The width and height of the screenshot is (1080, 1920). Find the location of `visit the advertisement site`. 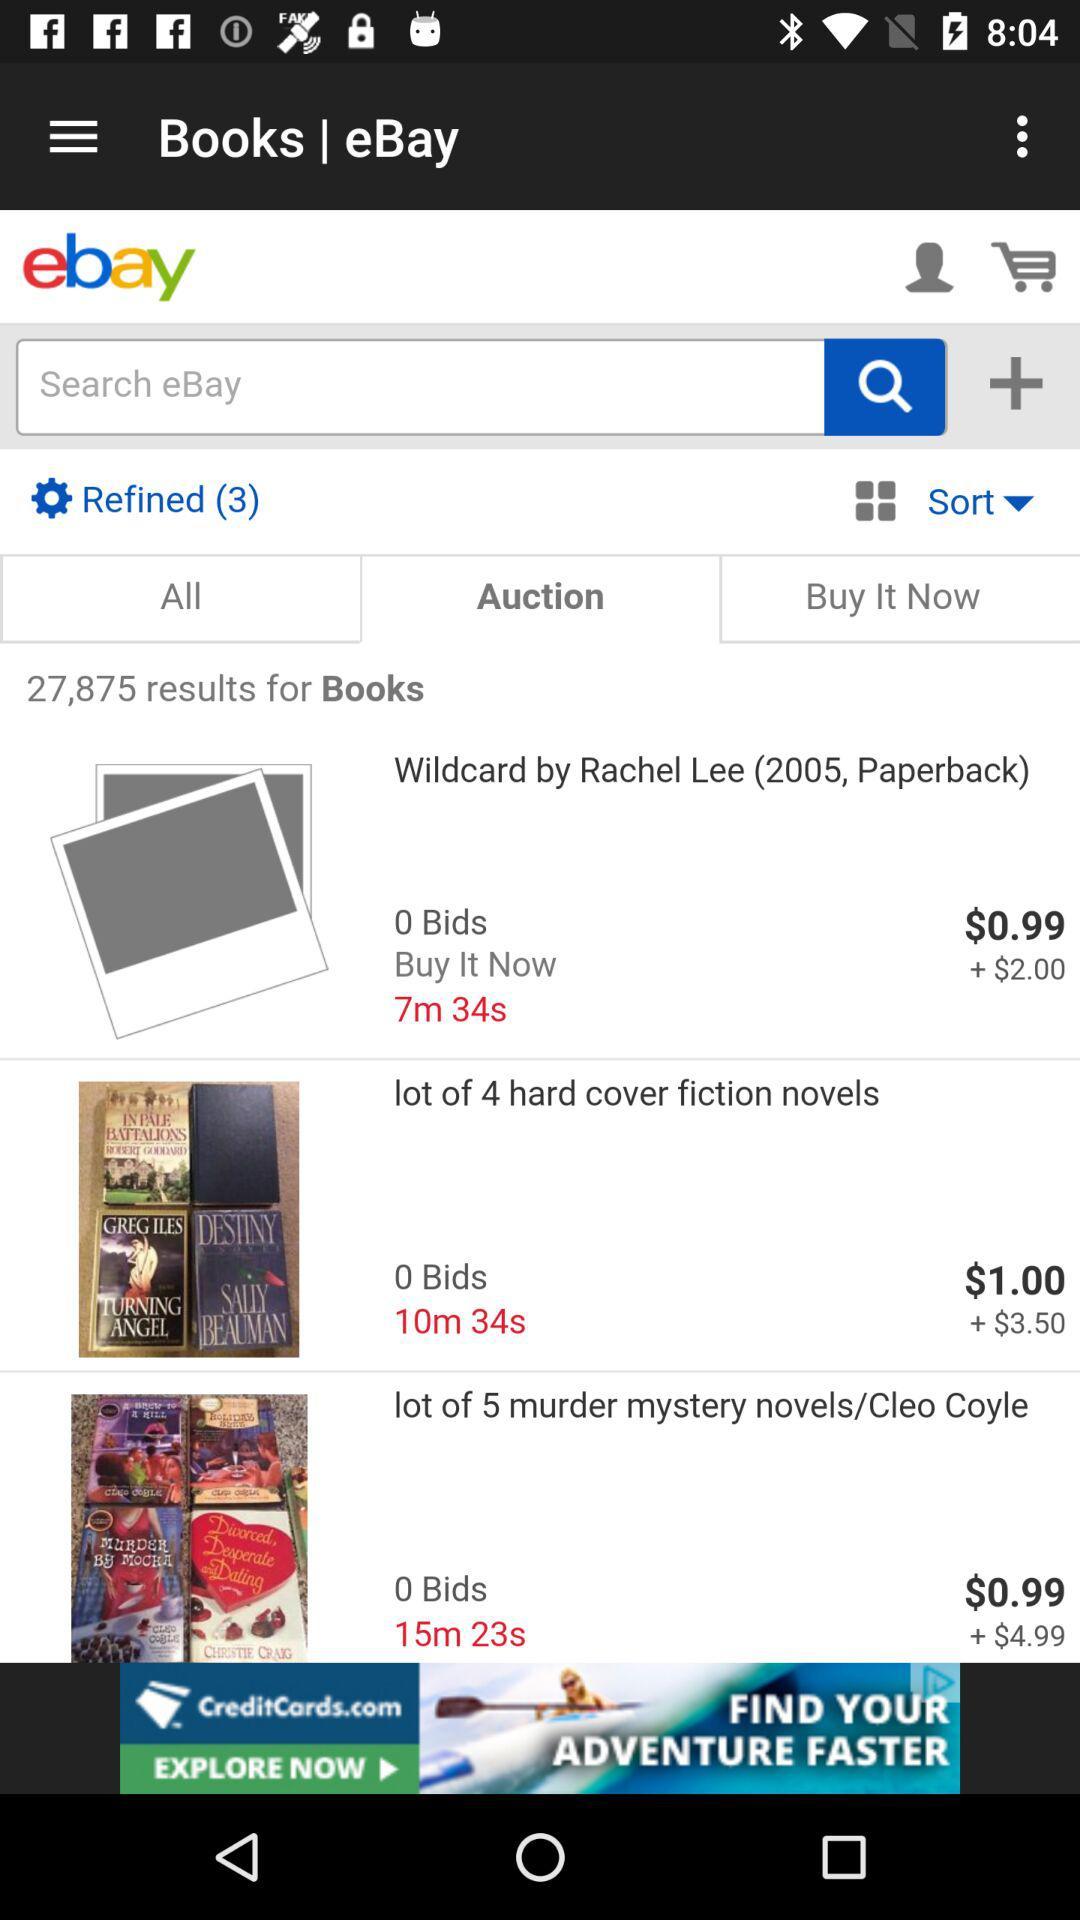

visit the advertisement site is located at coordinates (540, 1727).